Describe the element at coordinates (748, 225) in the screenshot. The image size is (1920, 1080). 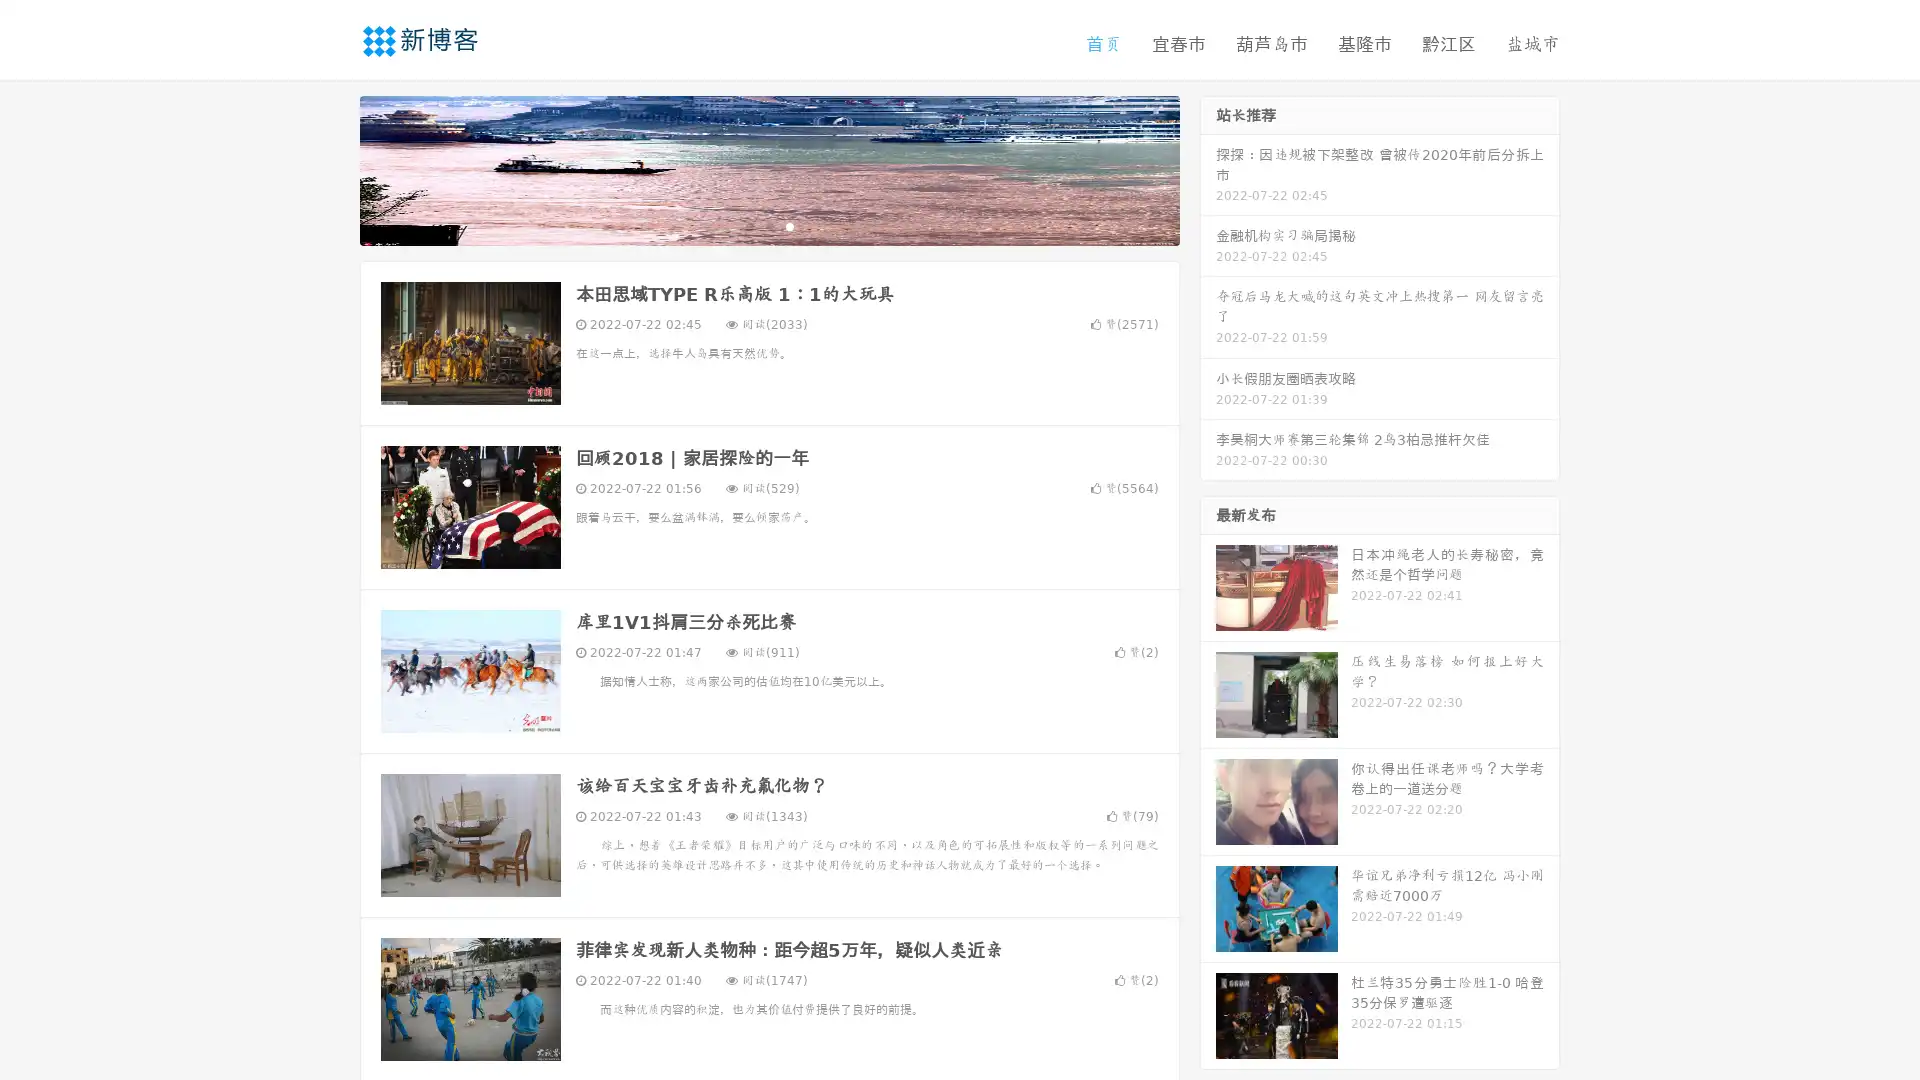
I see `Go to slide 1` at that location.